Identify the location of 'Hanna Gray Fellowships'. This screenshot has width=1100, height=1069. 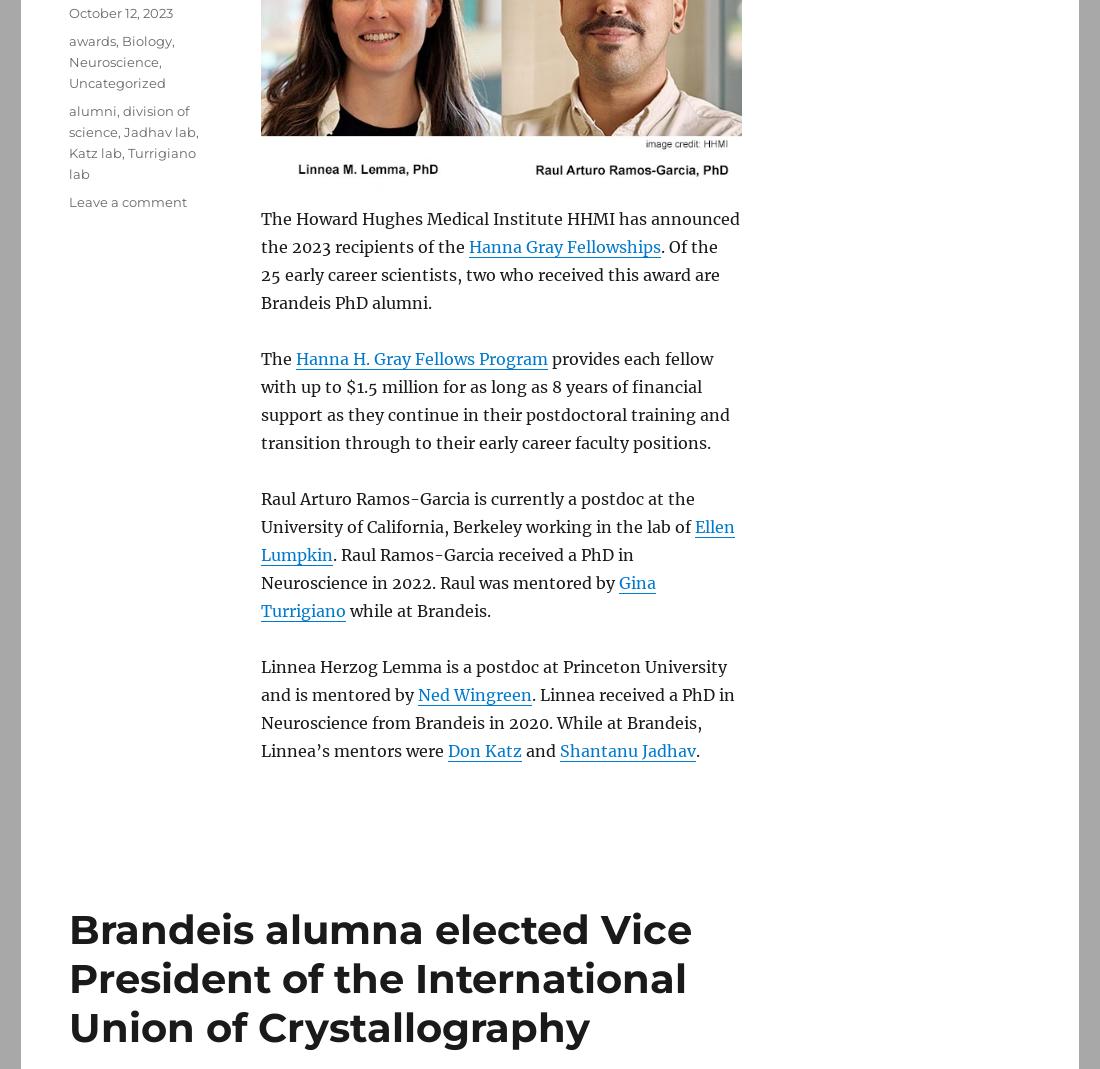
(468, 246).